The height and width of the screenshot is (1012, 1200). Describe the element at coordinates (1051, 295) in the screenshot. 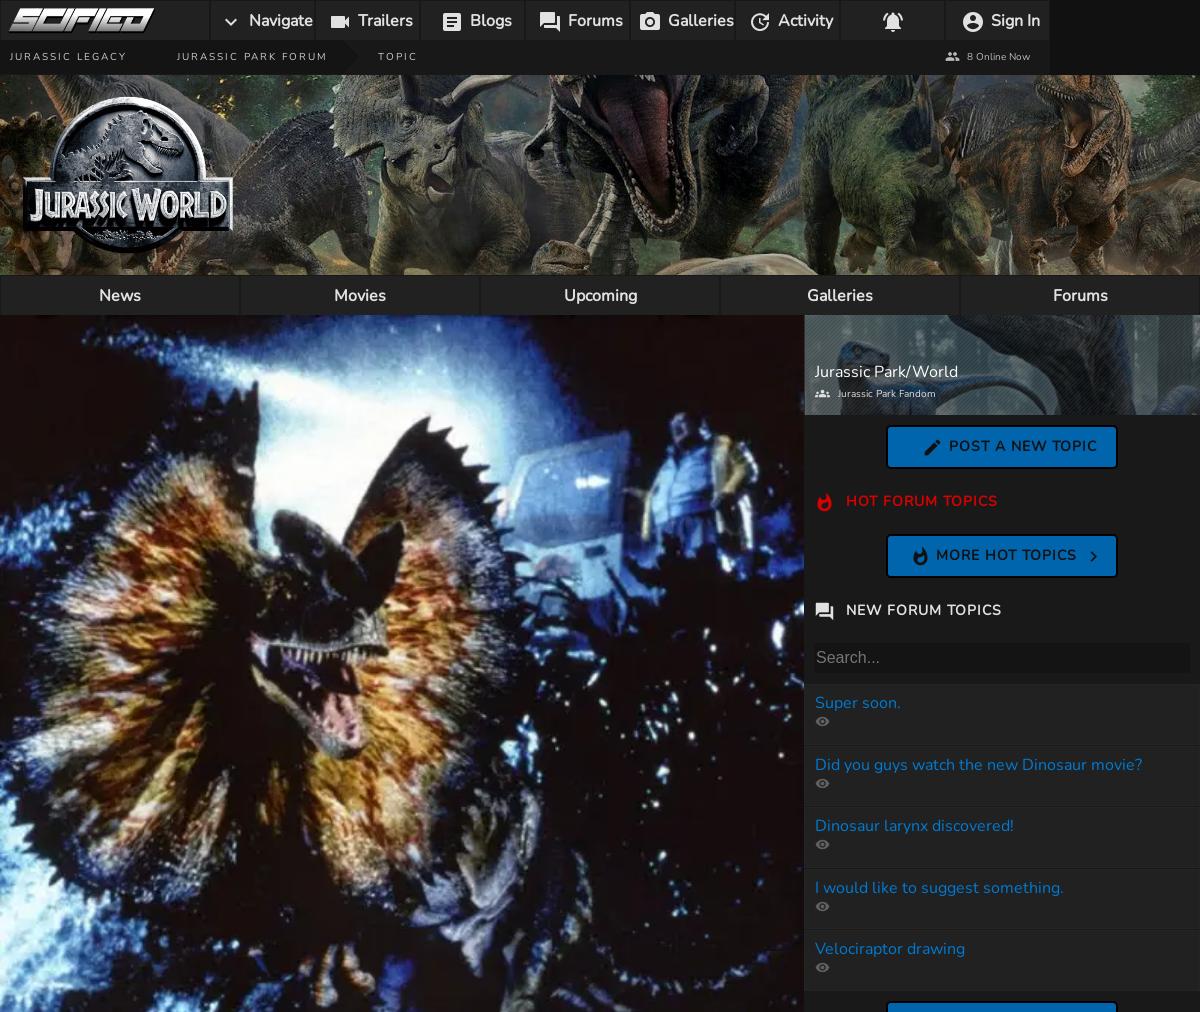

I see `'Forums'` at that location.